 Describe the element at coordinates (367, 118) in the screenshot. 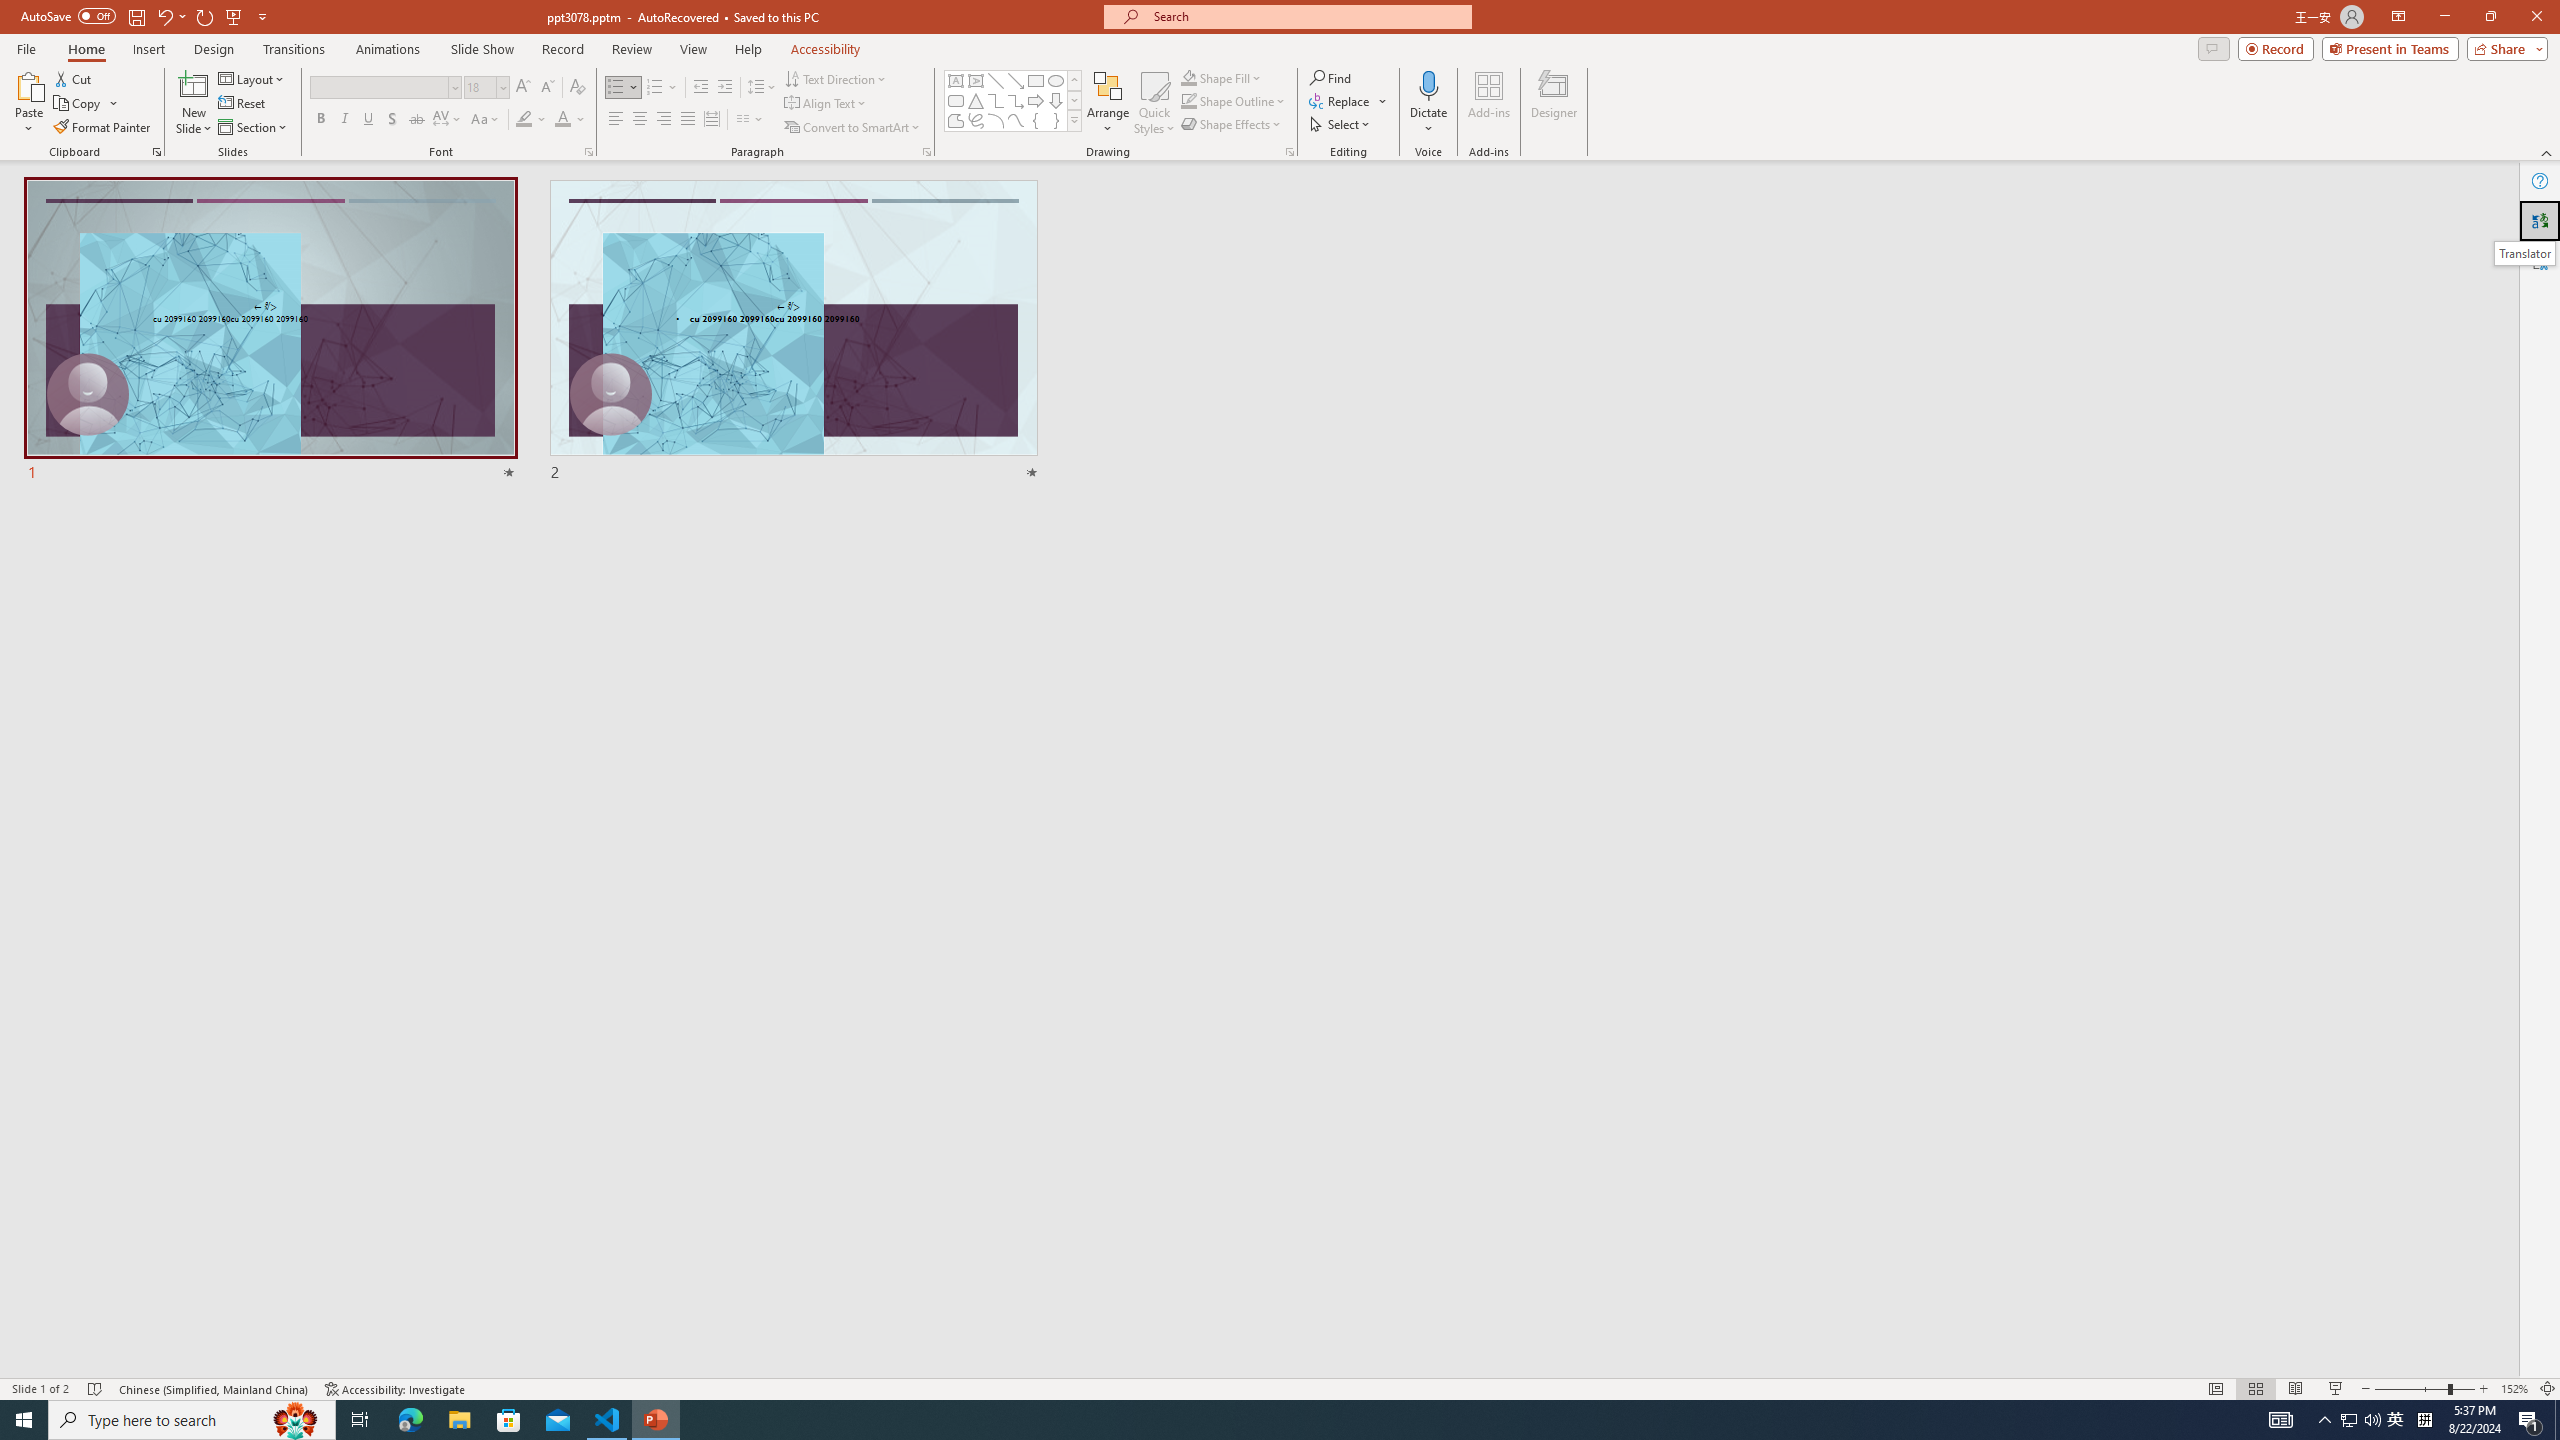

I see `'Underline'` at that location.